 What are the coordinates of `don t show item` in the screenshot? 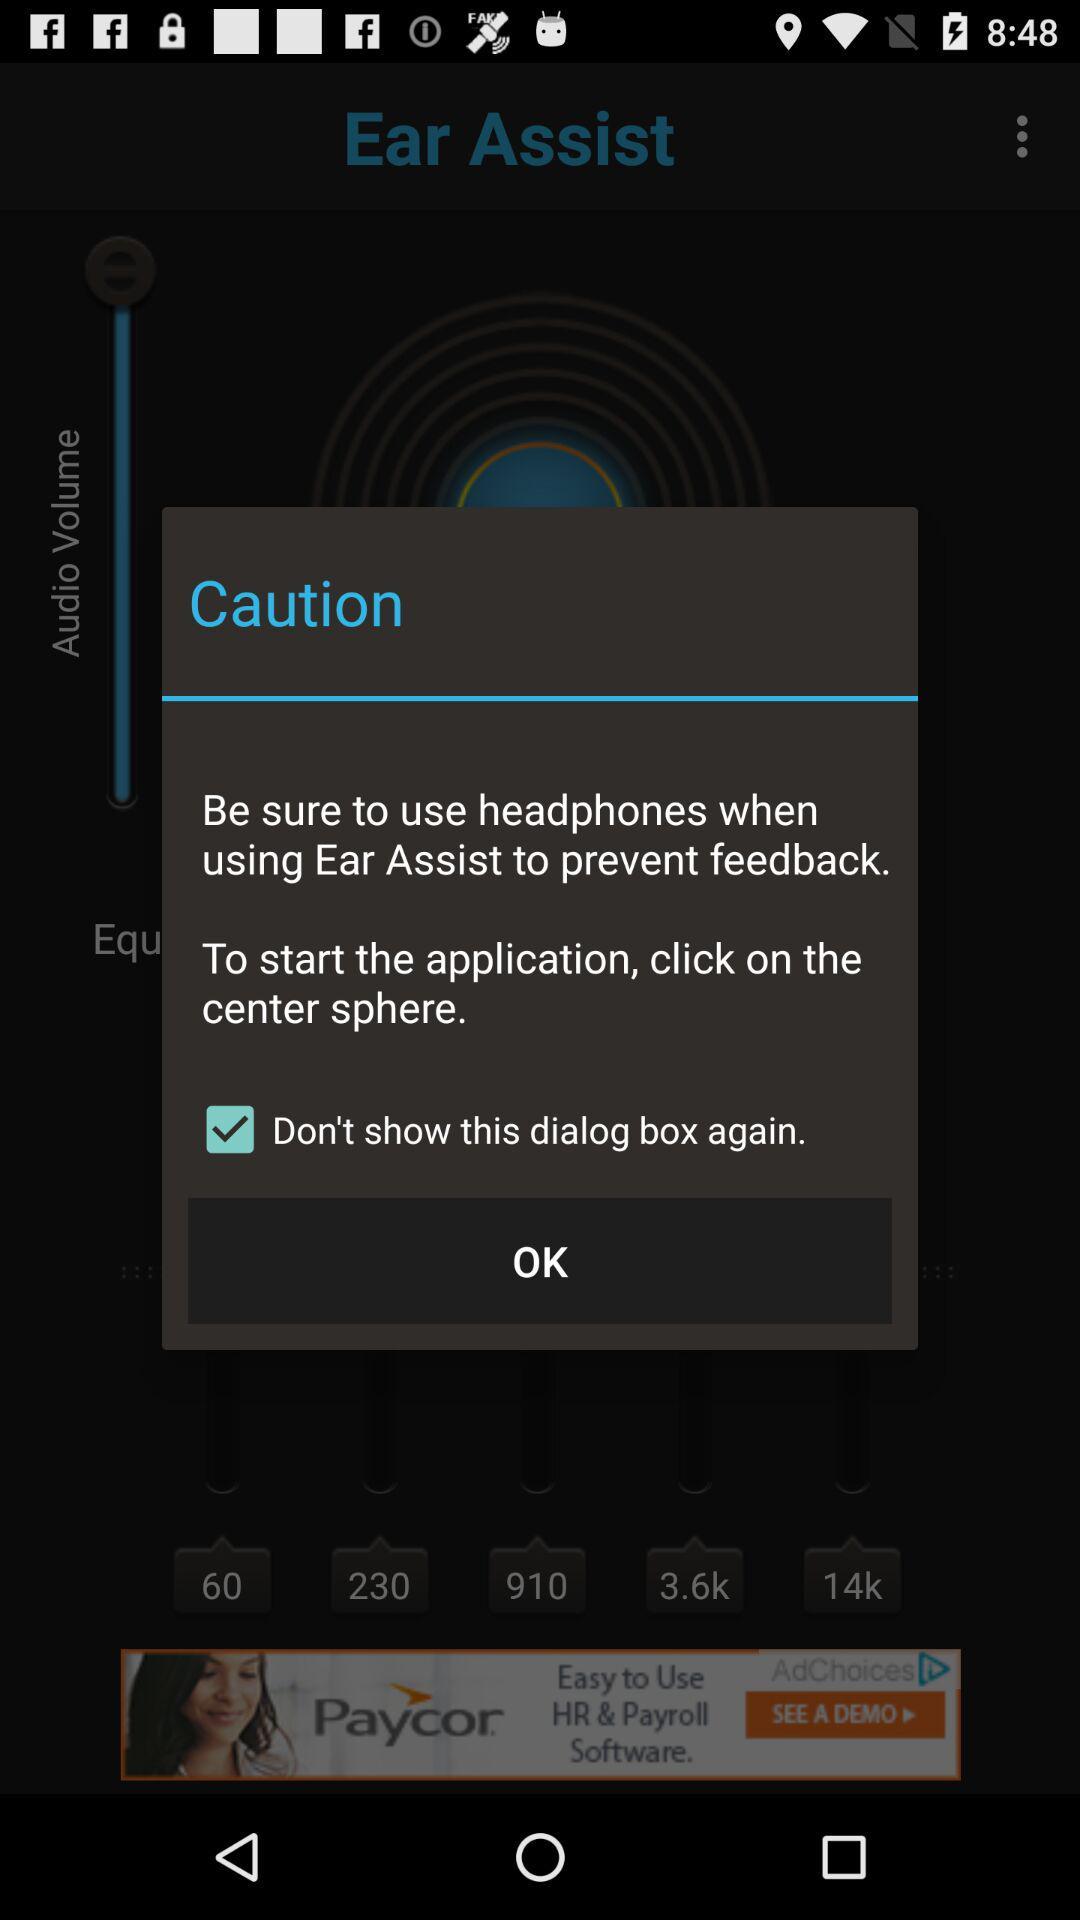 It's located at (496, 1129).